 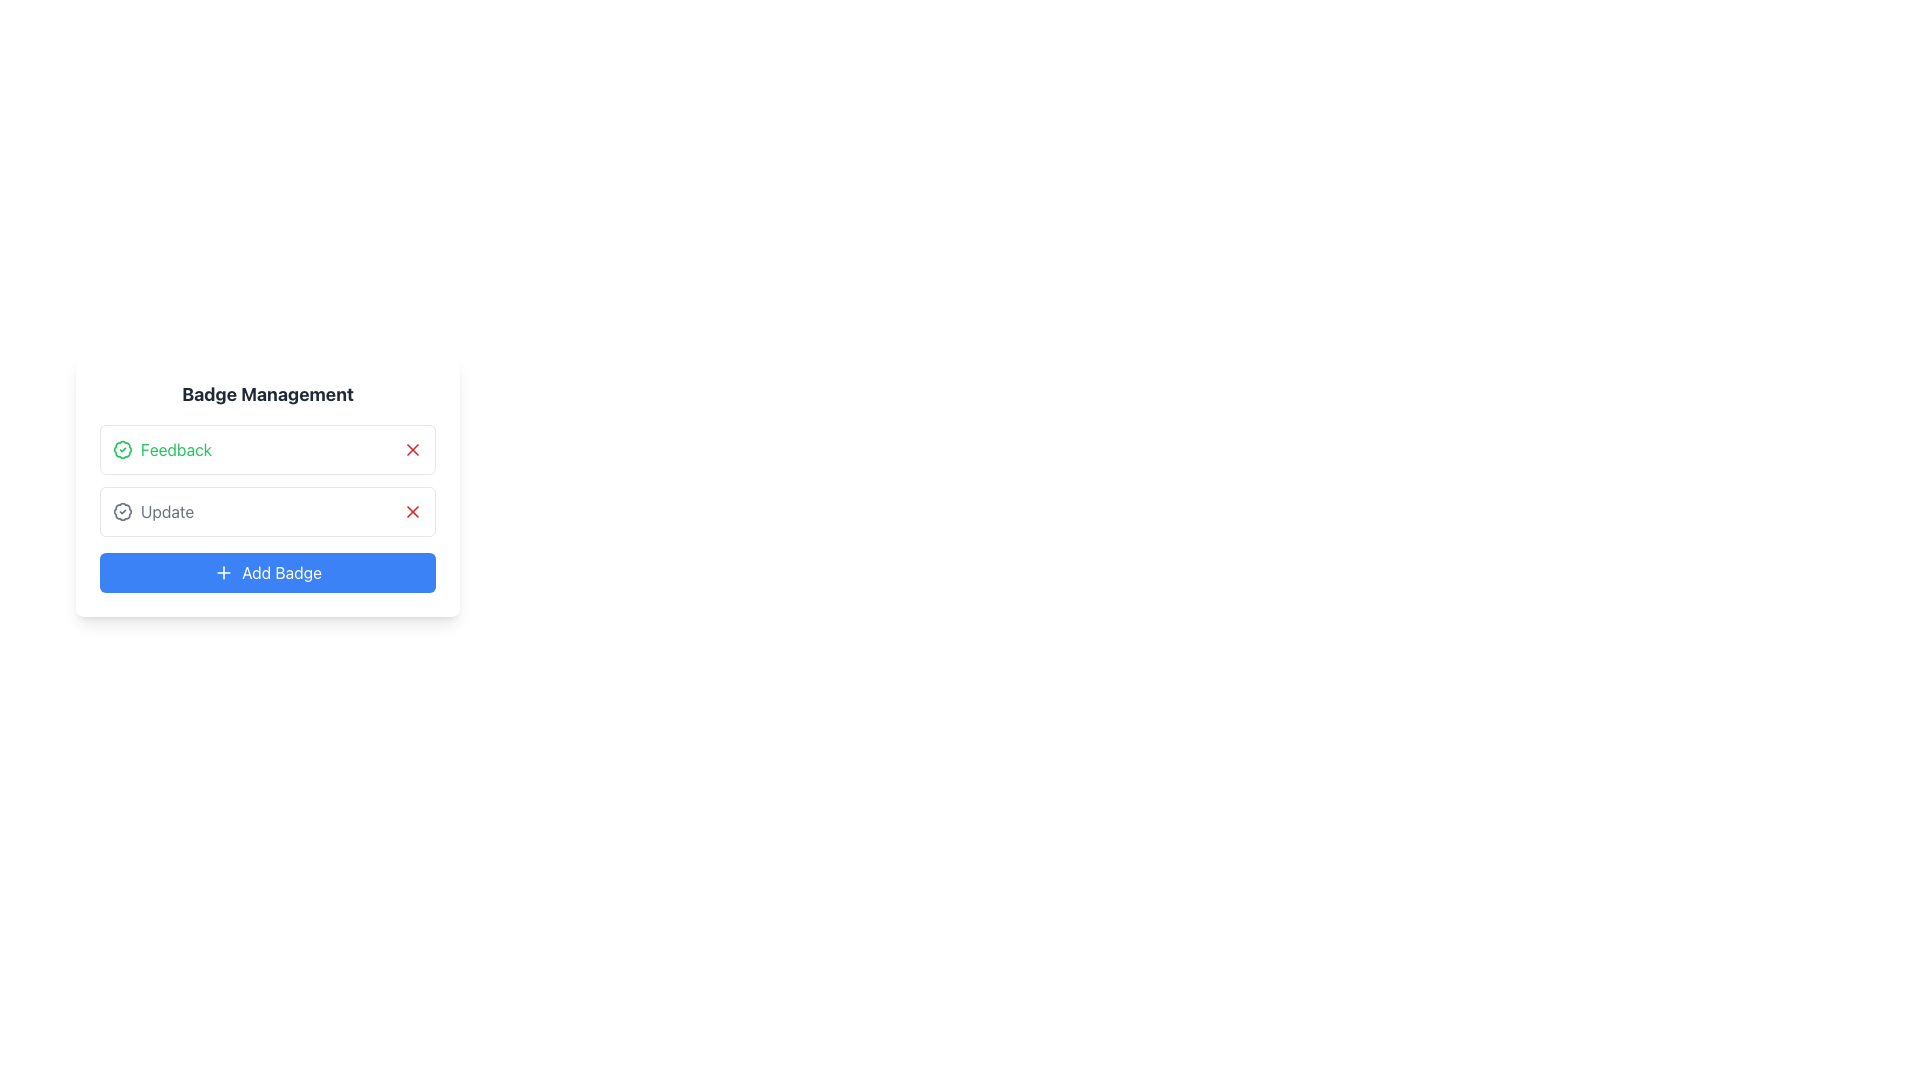 What do you see at coordinates (122, 511) in the screenshot?
I see `the circular outline of the badge icon located in the top-left corner of the 'Update' label under the 'Badge Management' section` at bounding box center [122, 511].